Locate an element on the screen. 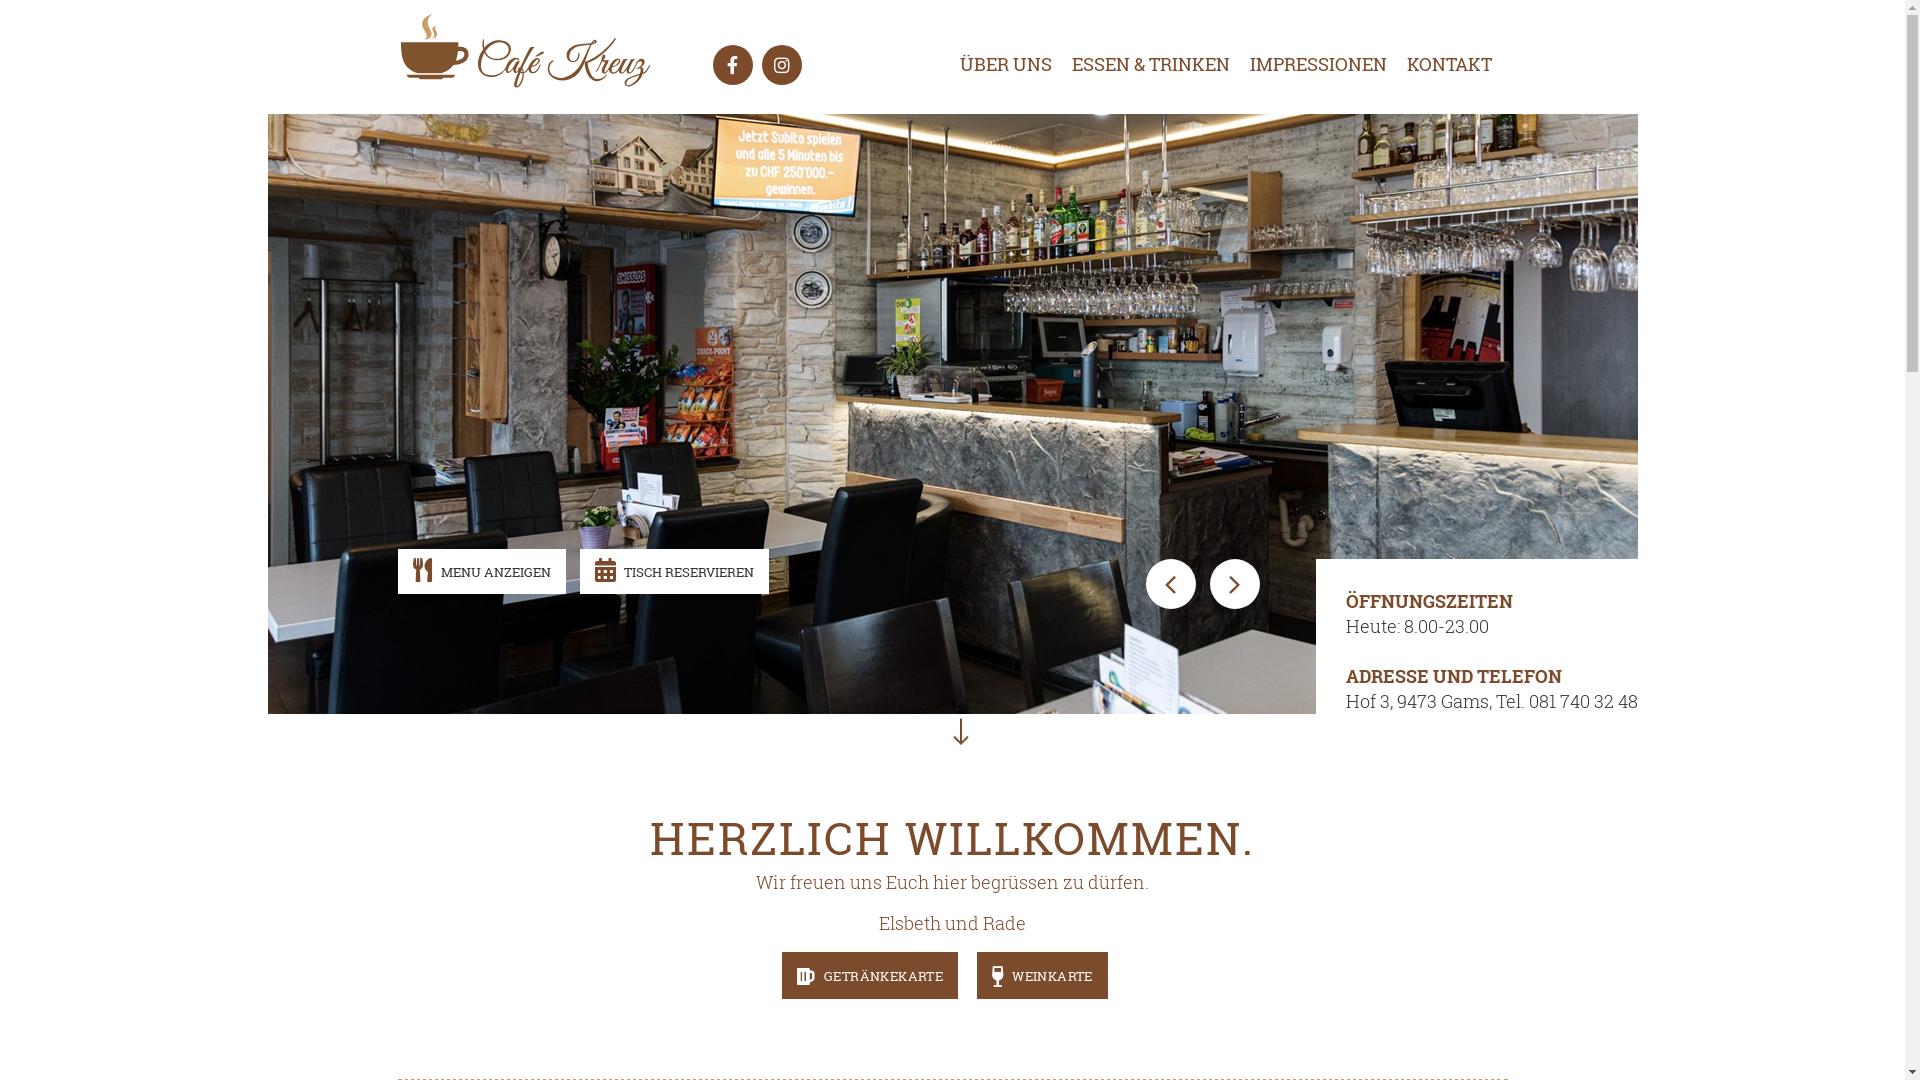 The height and width of the screenshot is (1080, 1920). 'Previous' is located at coordinates (1171, 583).